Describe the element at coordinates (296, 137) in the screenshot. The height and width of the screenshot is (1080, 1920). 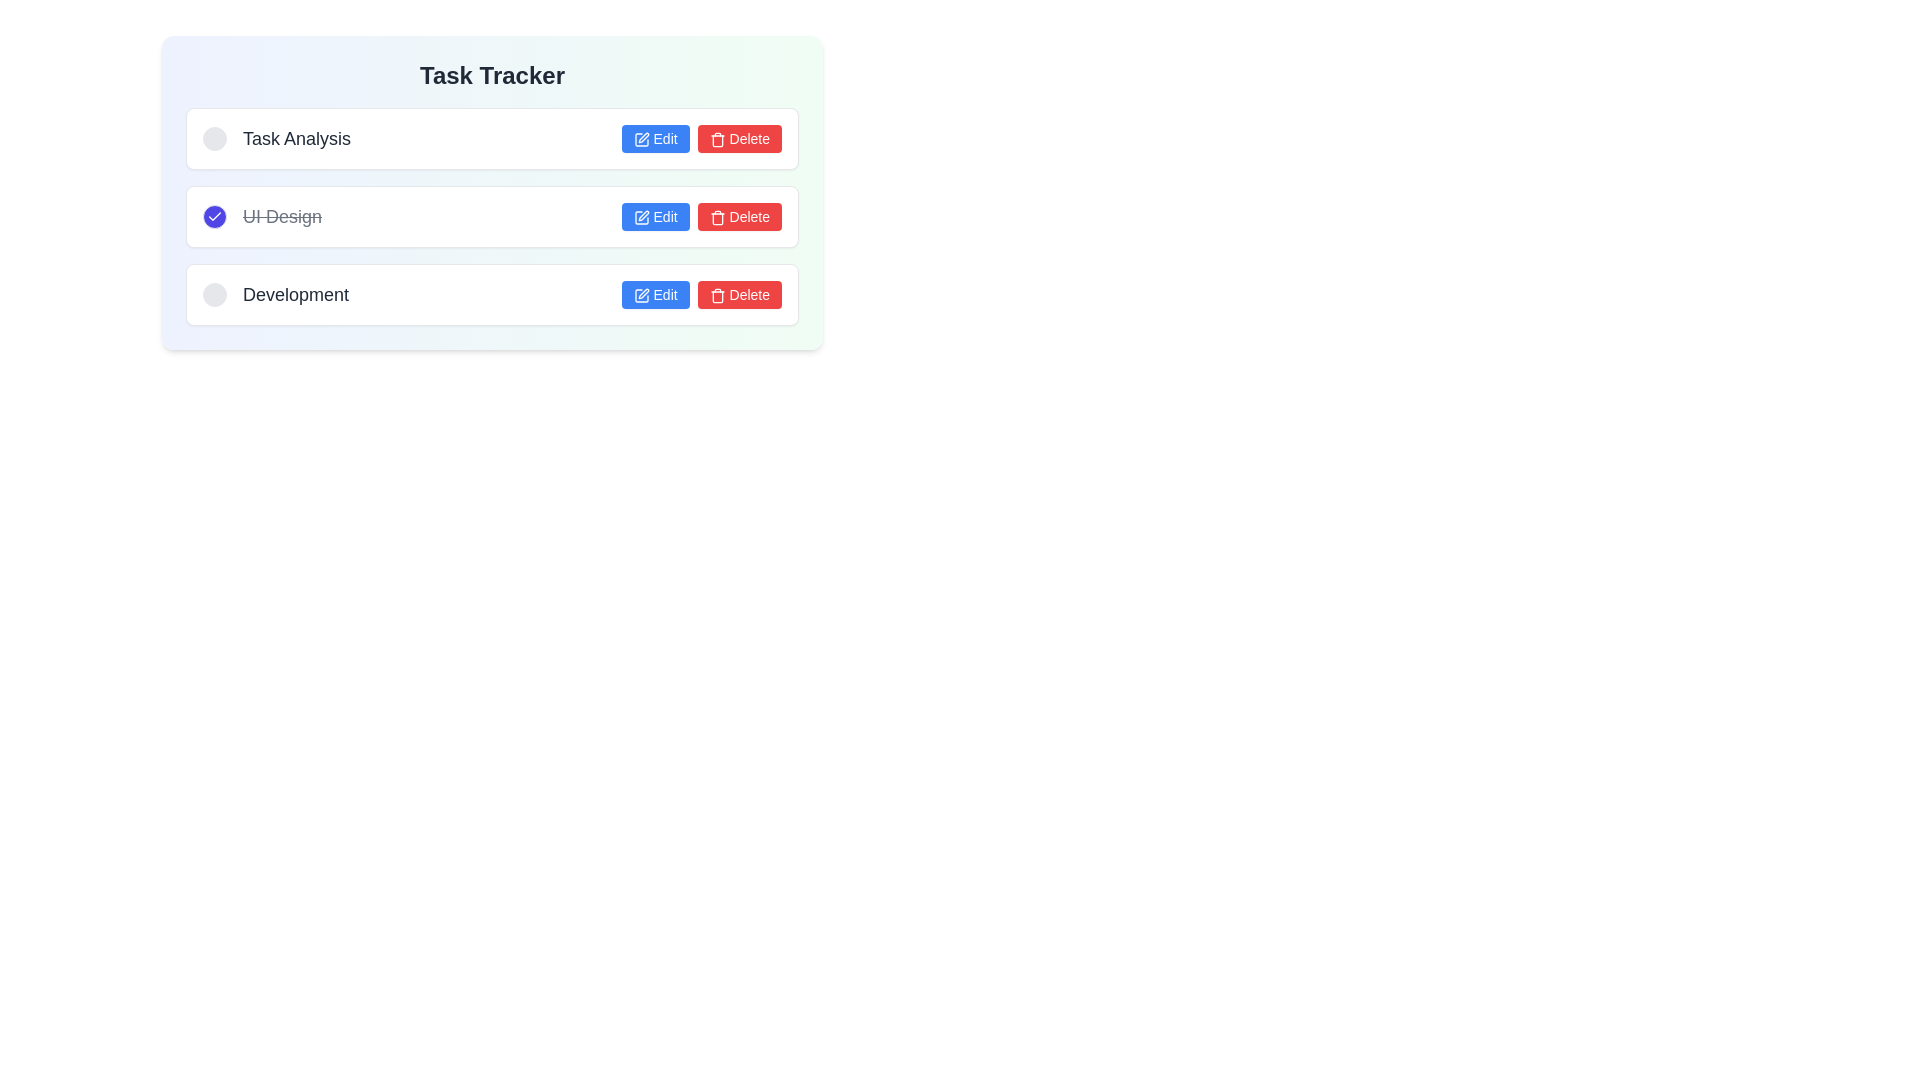
I see `the text label displaying 'Task Analysis', which is a medium-sized, bold, gray-colored title in the task list interface` at that location.